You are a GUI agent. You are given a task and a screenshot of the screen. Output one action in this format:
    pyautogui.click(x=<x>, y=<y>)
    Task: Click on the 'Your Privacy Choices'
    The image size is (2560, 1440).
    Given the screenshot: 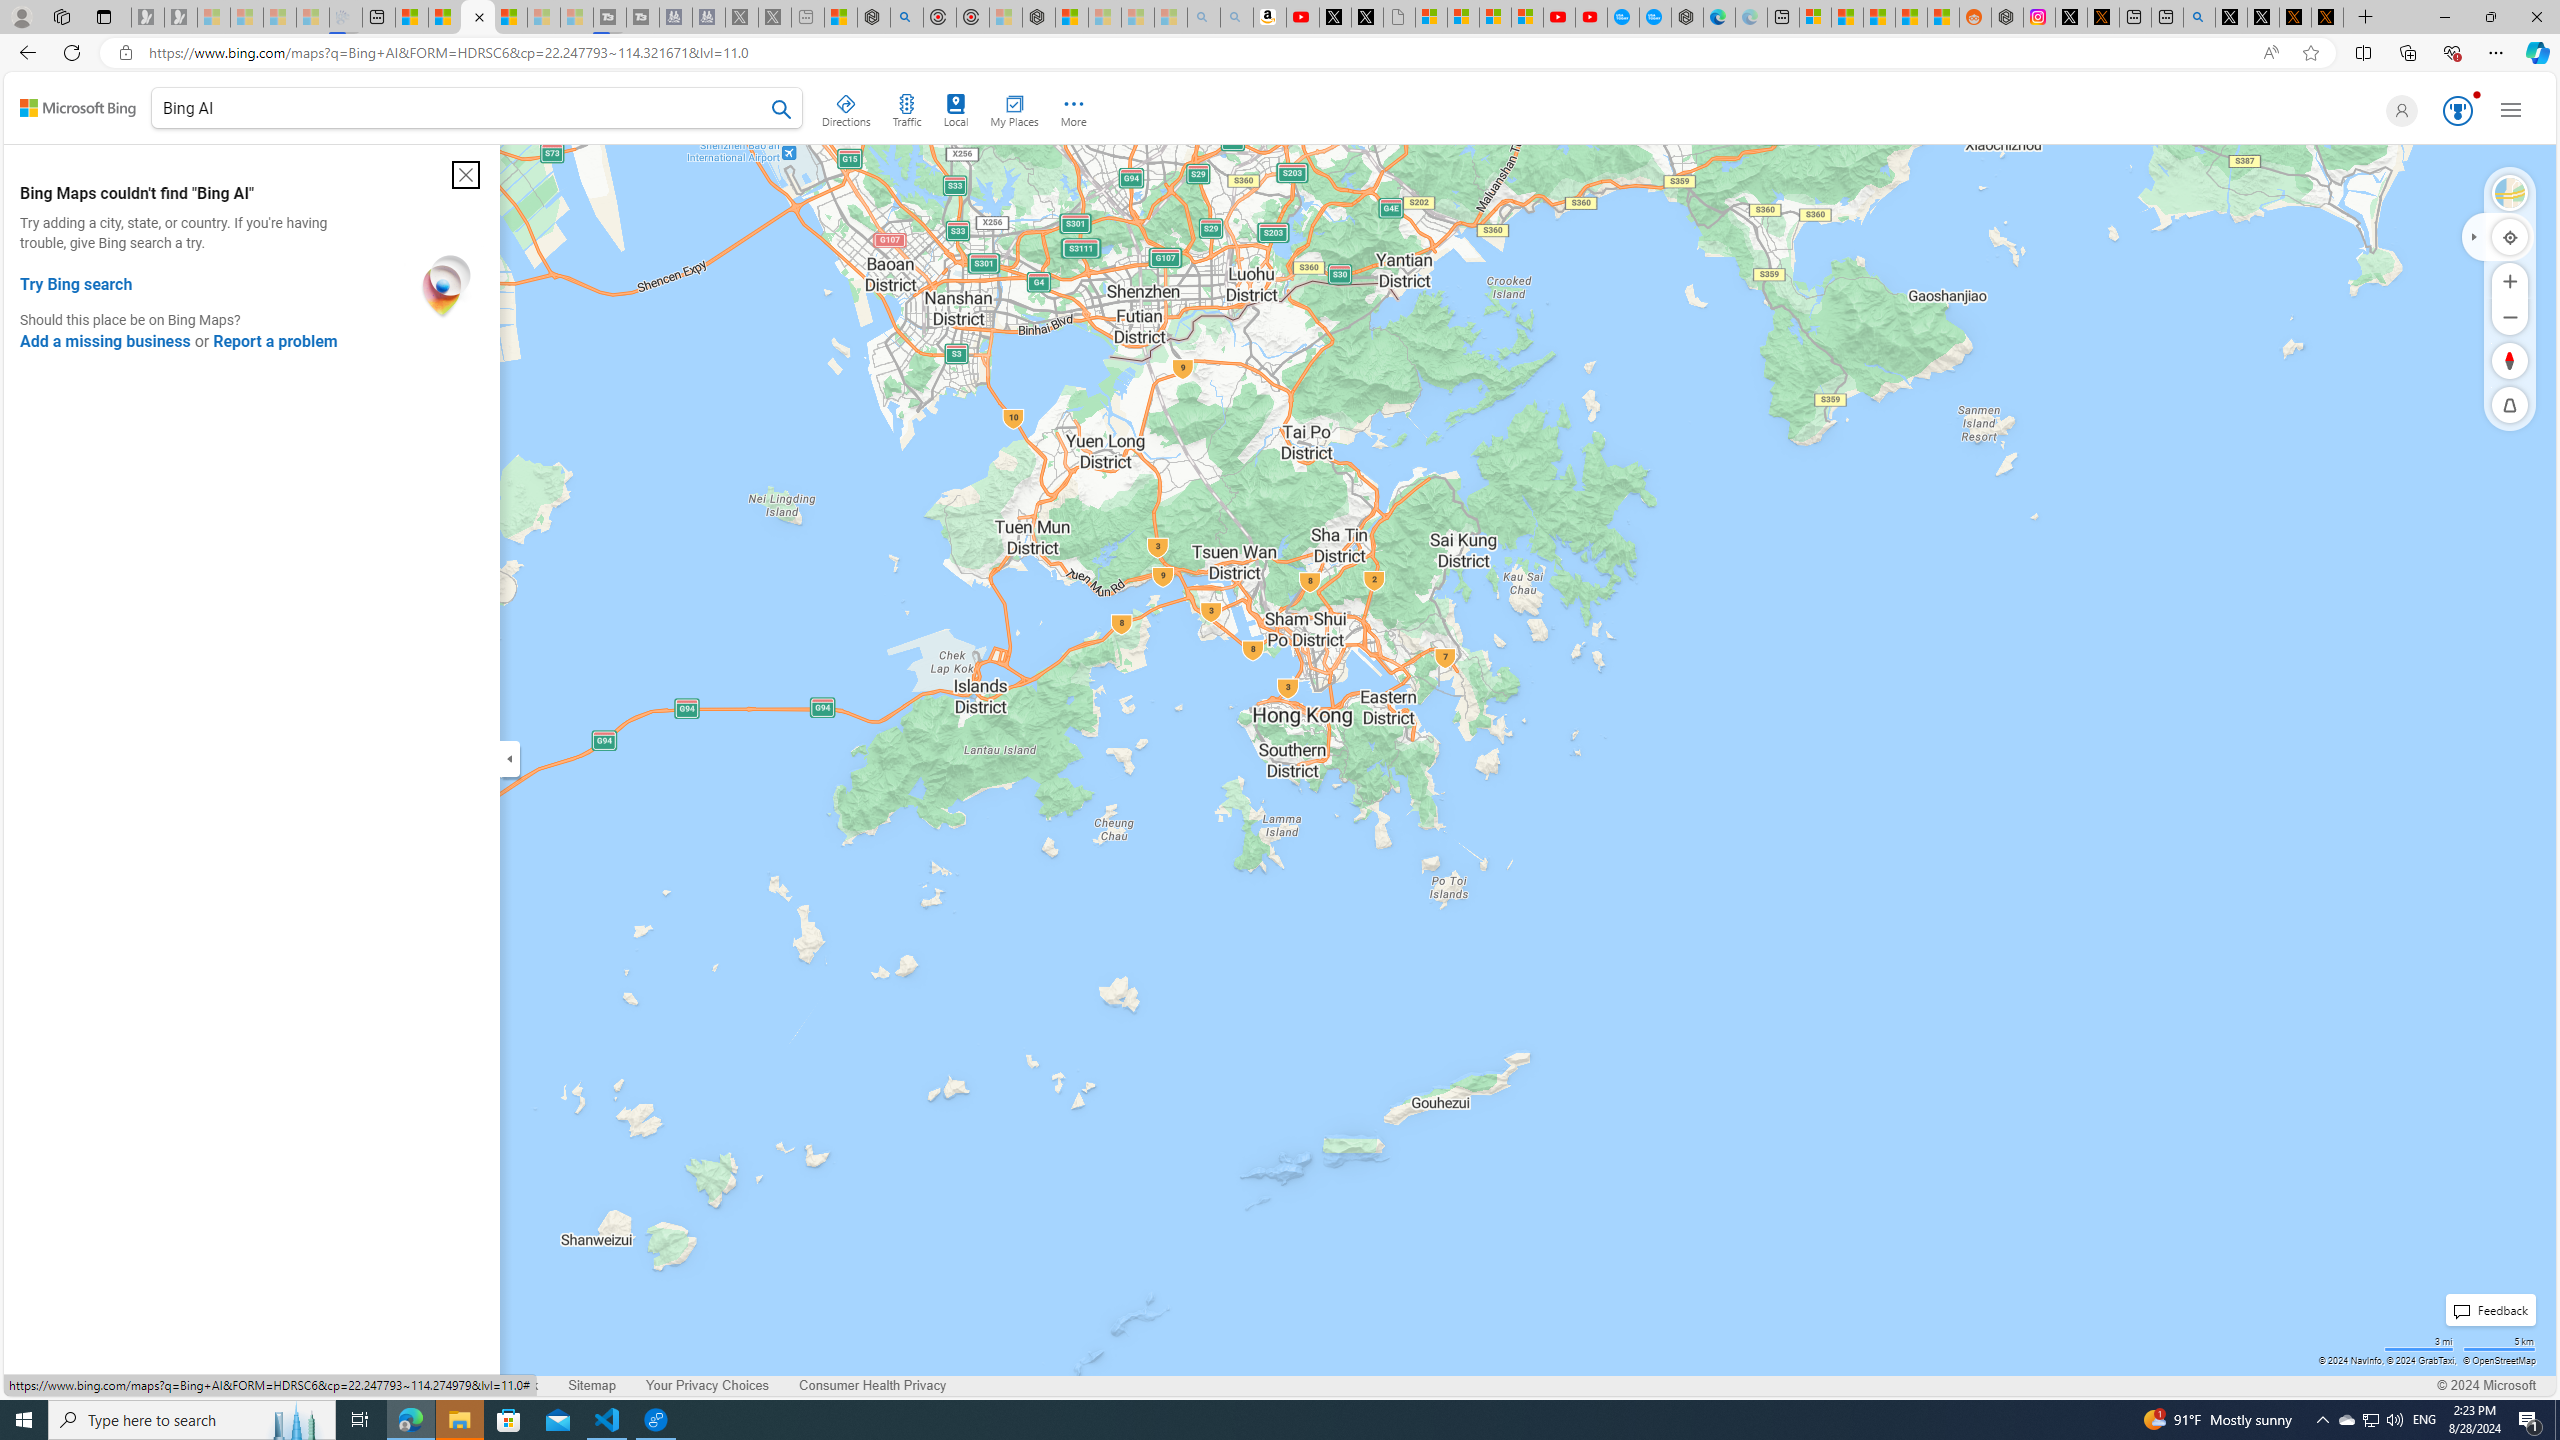 What is the action you would take?
    pyautogui.click(x=706, y=1385)
    